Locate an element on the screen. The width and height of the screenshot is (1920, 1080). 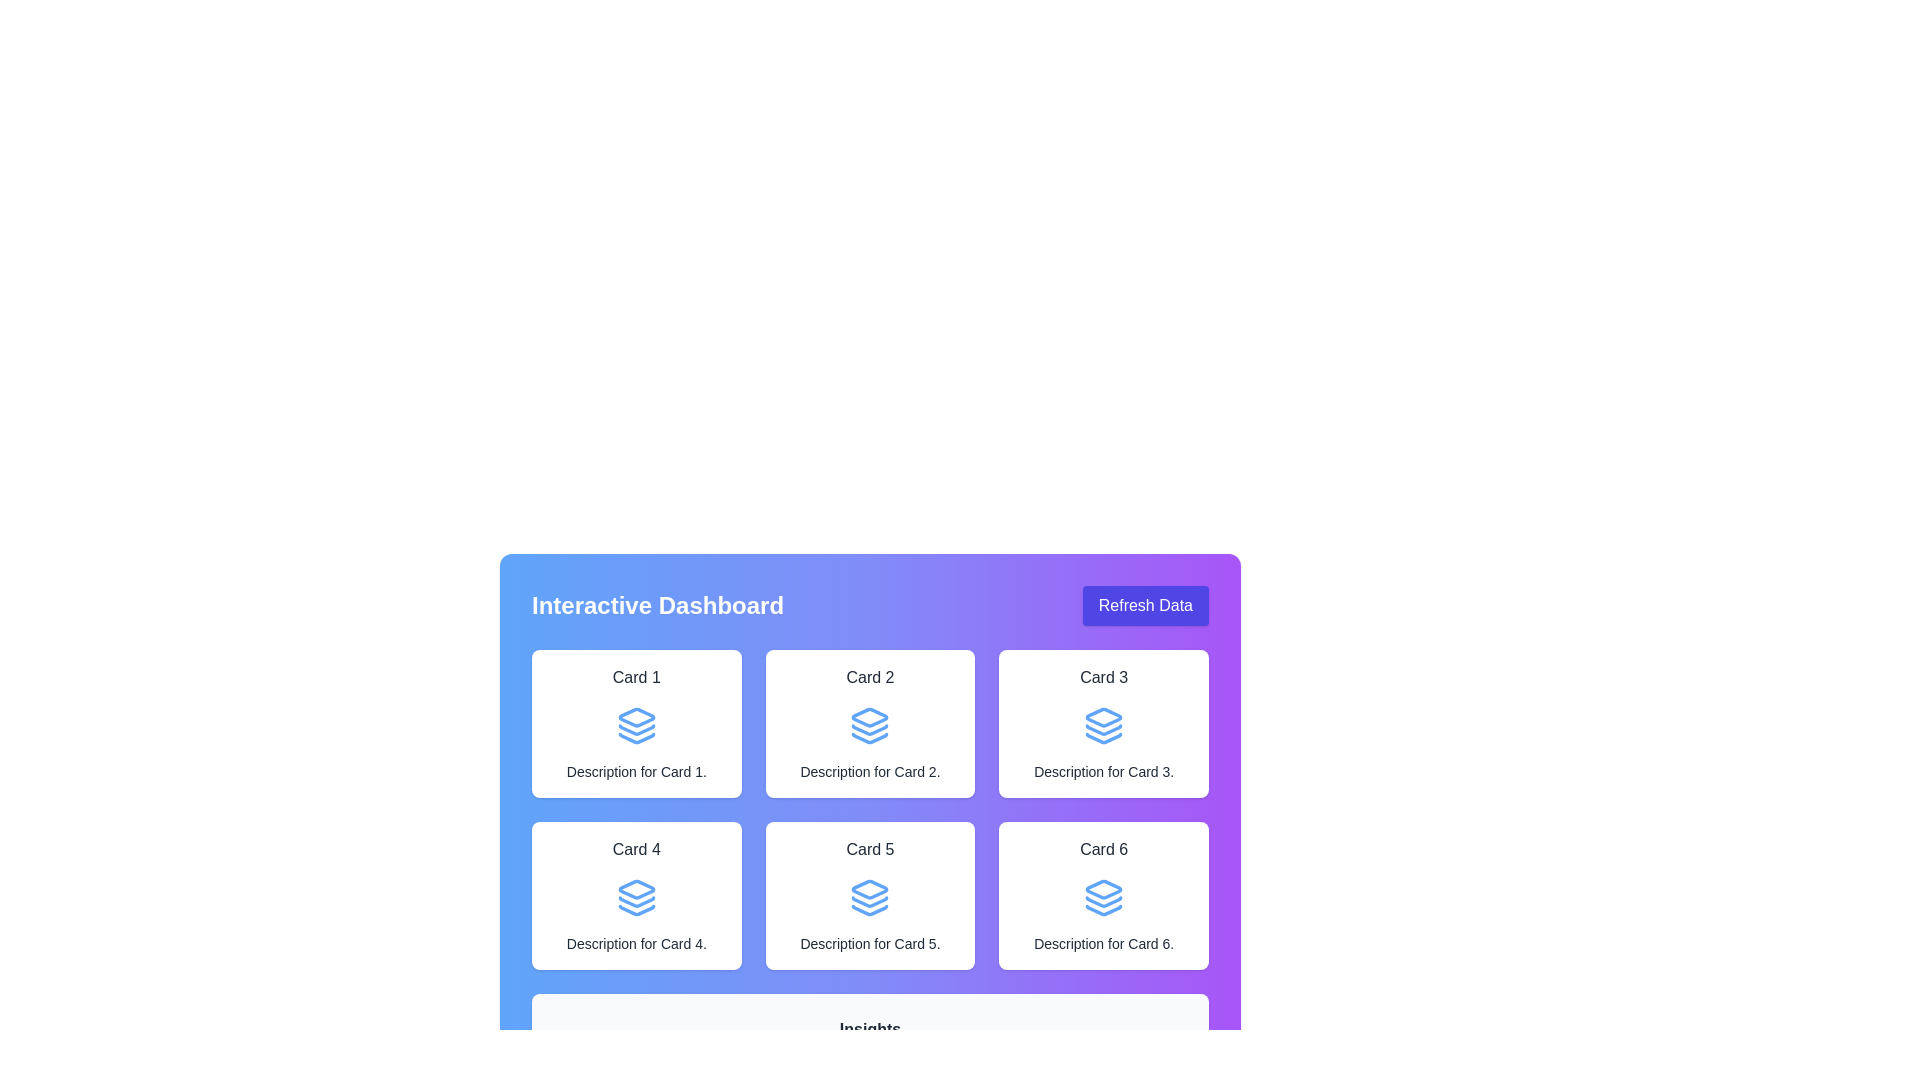
the visual representation of the icon located within 'Card 3', positioned above the text 'Description for Card 3.' is located at coordinates (1103, 725).